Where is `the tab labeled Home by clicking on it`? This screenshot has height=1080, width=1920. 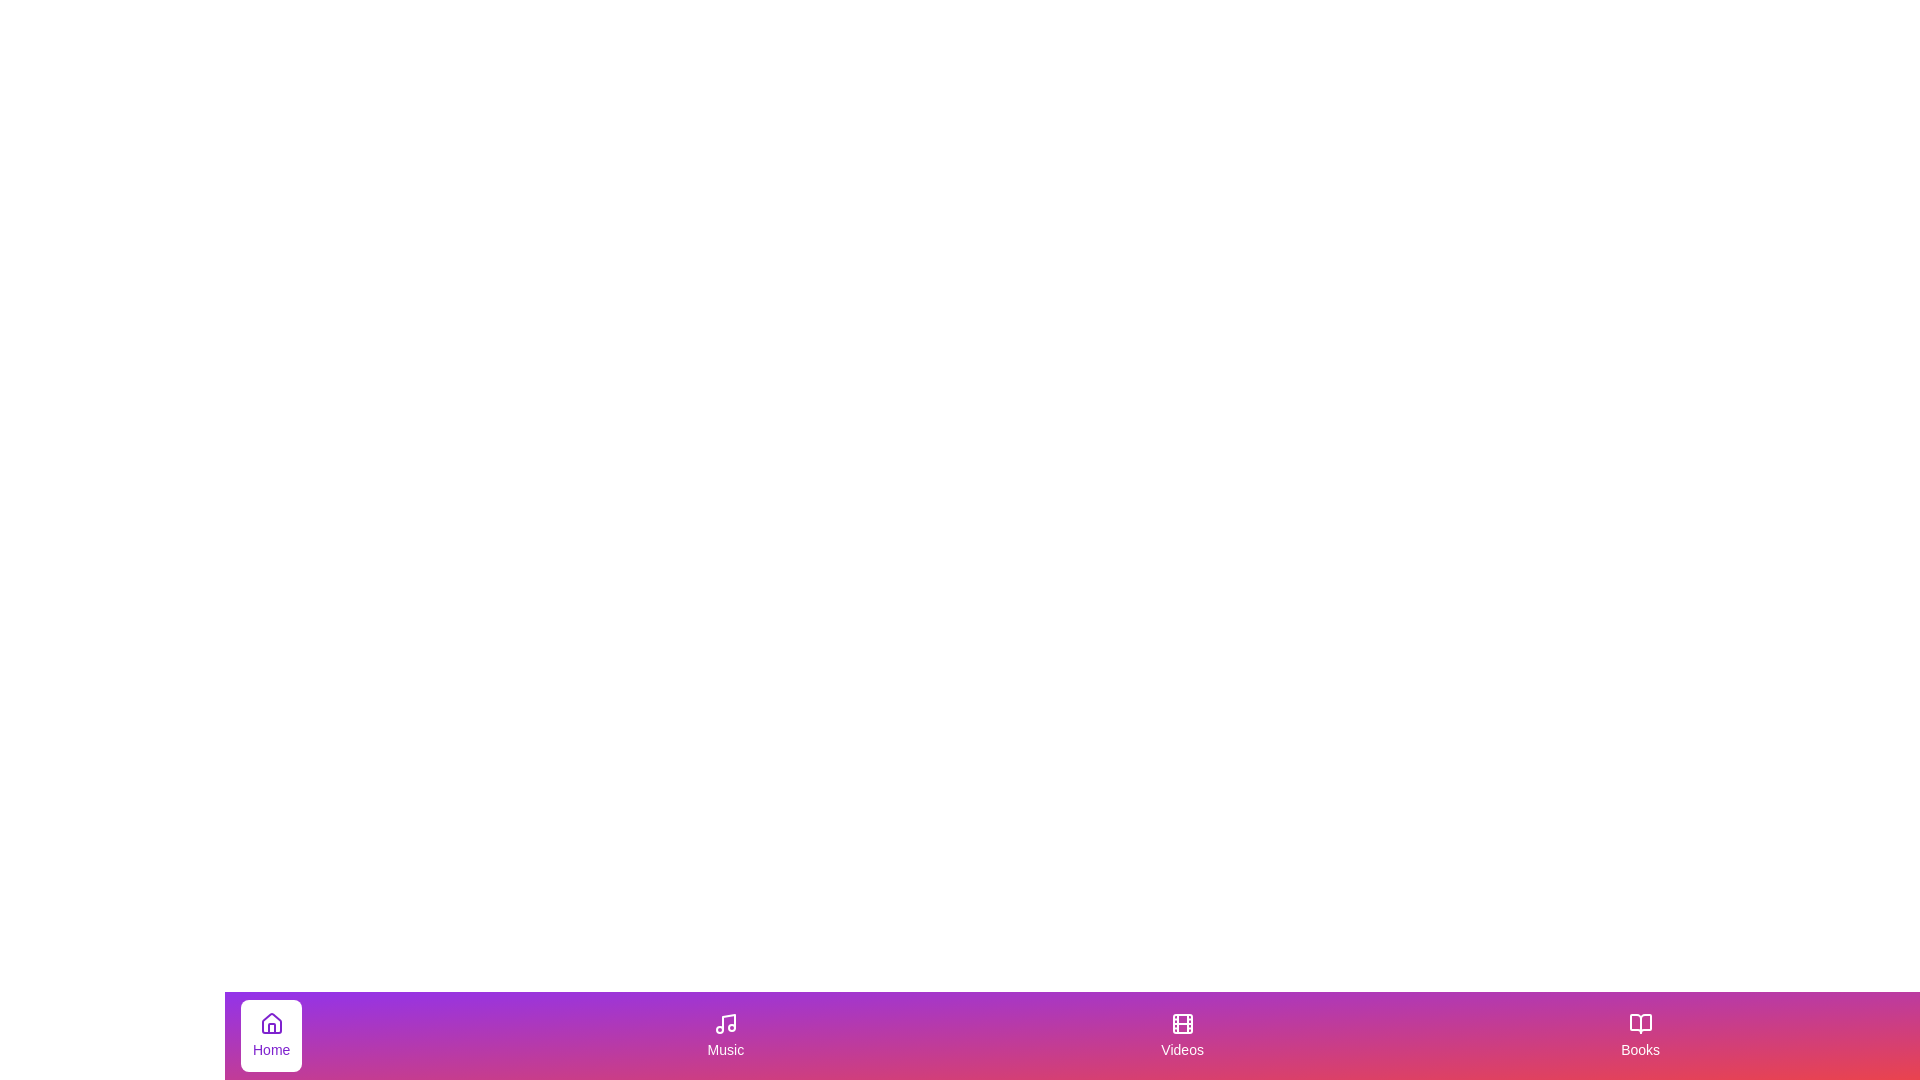
the tab labeled Home by clicking on it is located at coordinates (270, 1035).